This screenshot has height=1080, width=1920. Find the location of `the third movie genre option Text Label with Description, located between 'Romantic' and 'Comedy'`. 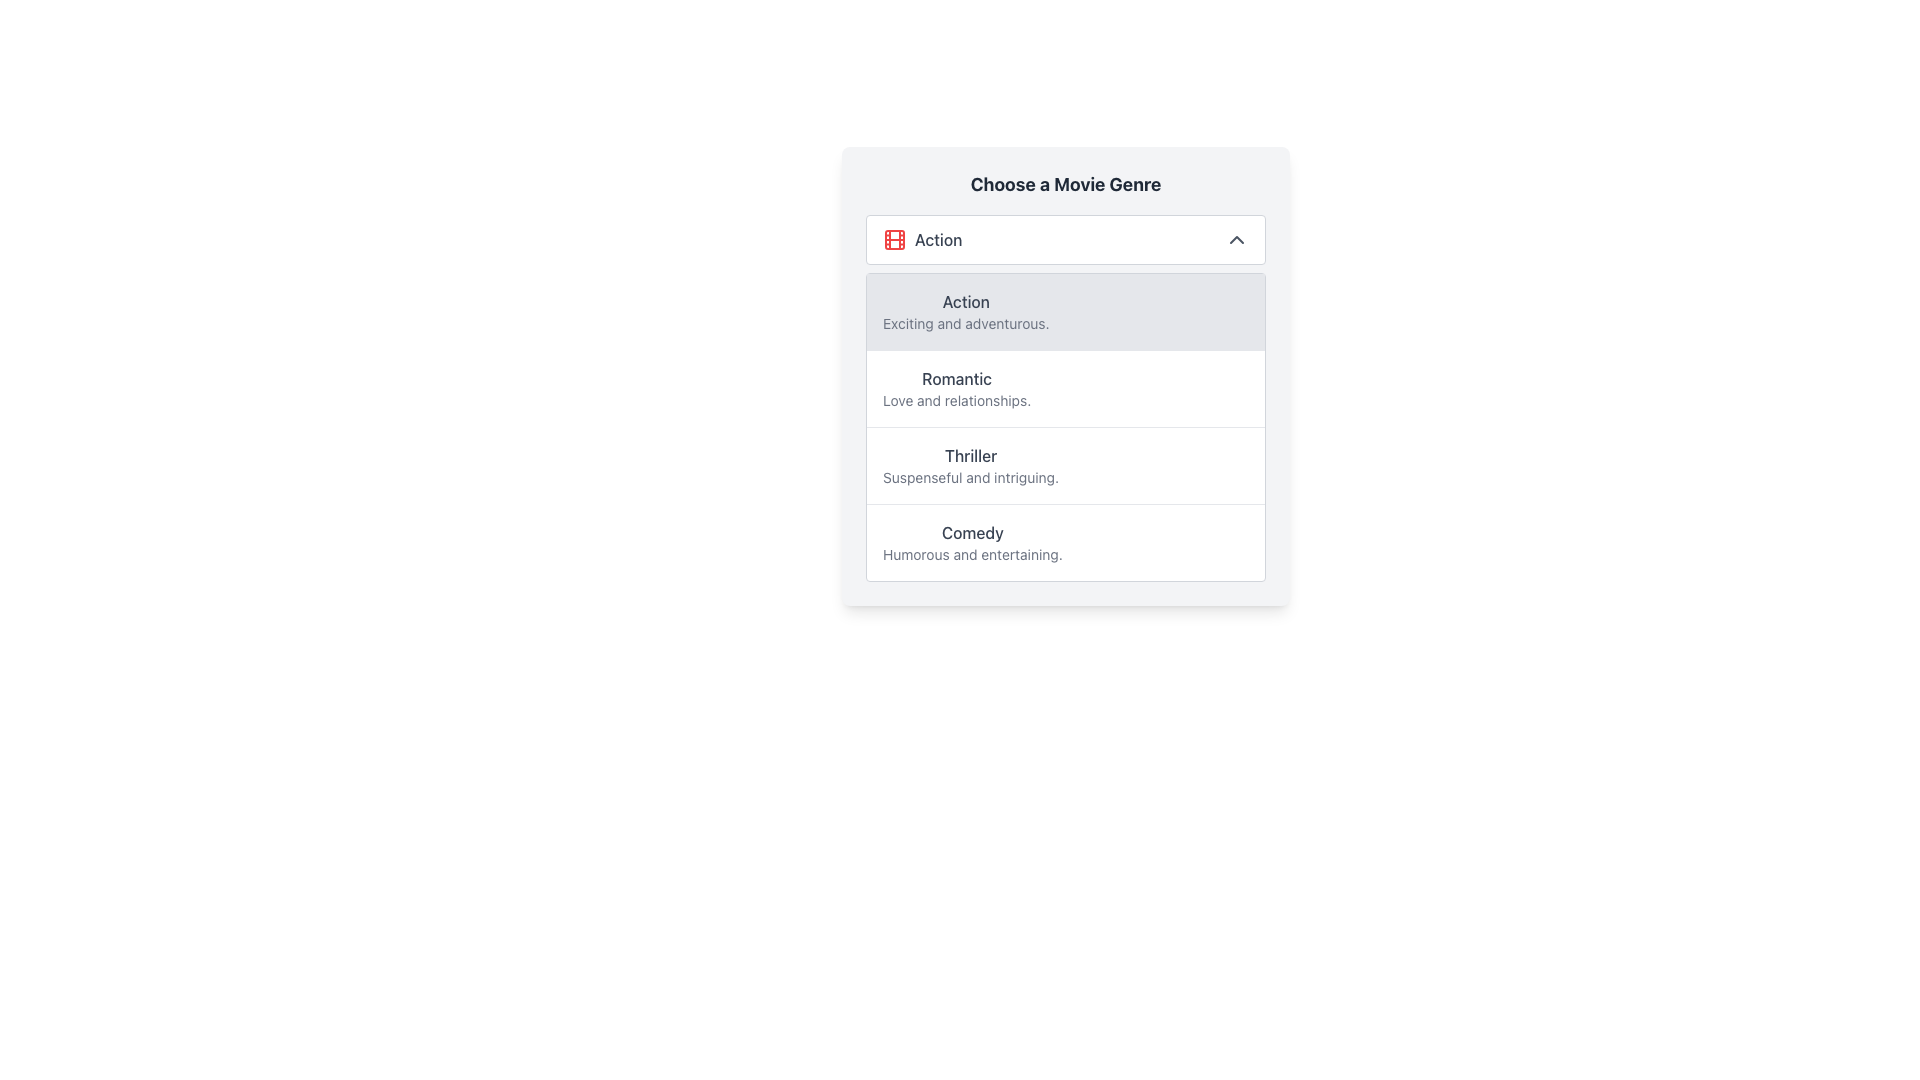

the third movie genre option Text Label with Description, located between 'Romantic' and 'Comedy' is located at coordinates (970, 466).